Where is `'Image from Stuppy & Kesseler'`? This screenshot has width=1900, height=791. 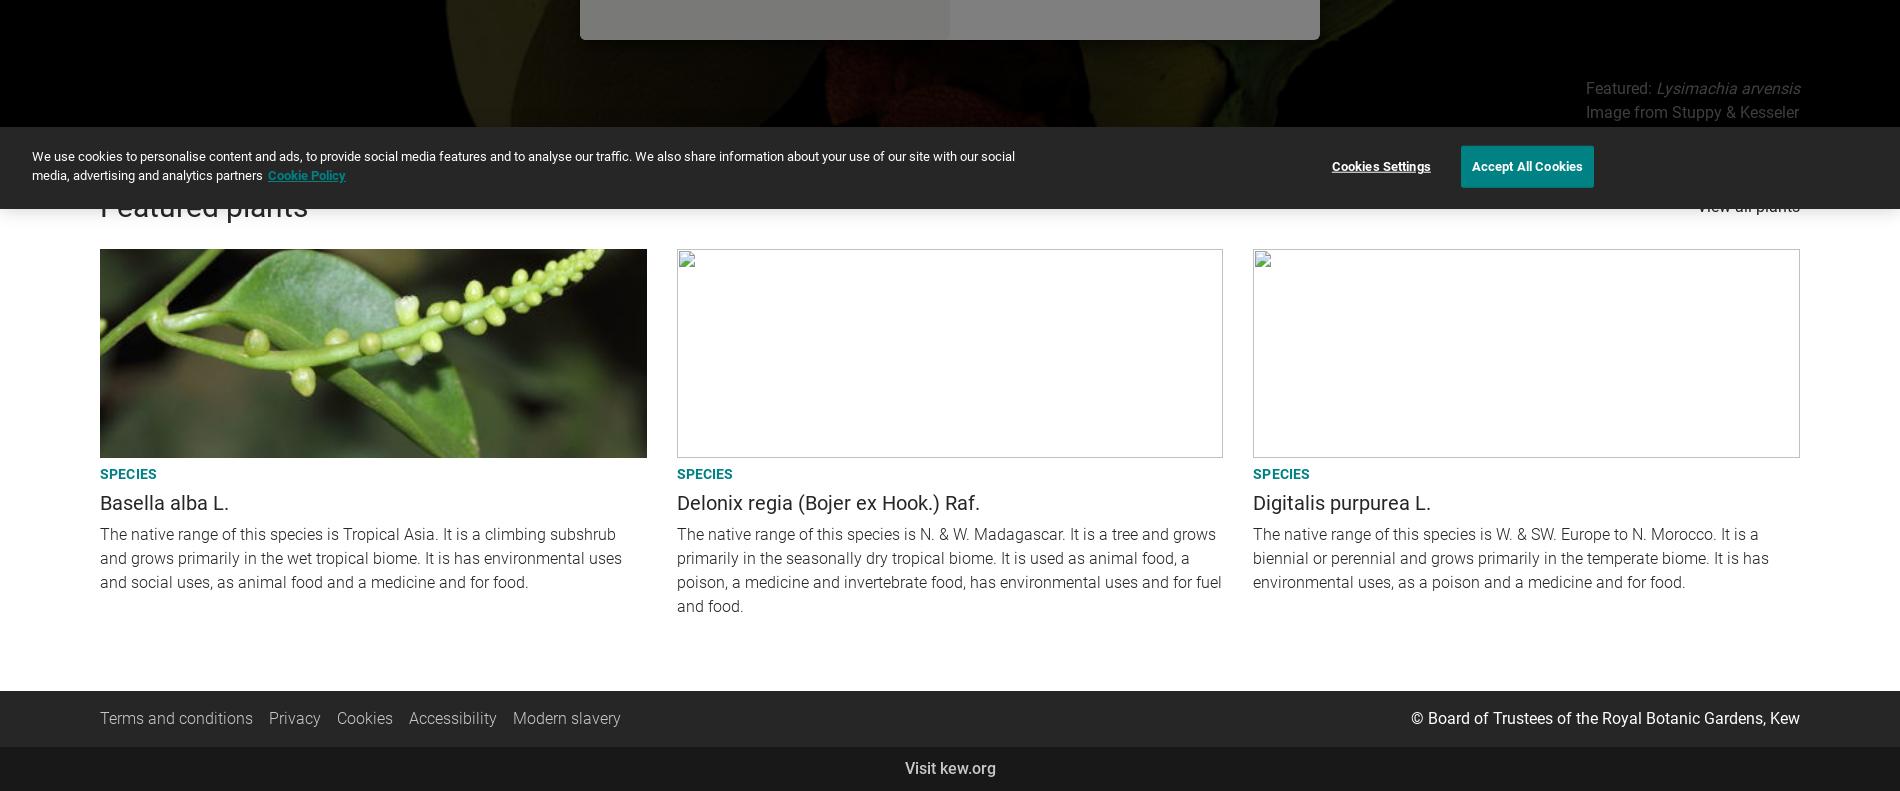
'Image from Stuppy & Kesseler' is located at coordinates (1691, 112).